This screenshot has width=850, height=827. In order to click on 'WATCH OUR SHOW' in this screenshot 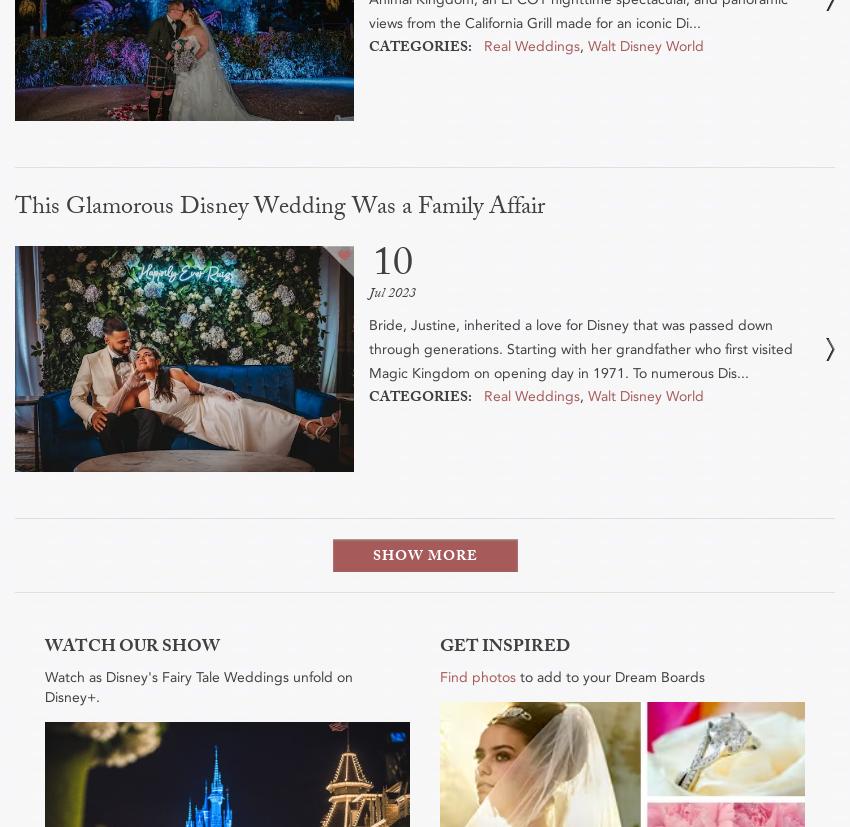, I will do `click(132, 648)`.